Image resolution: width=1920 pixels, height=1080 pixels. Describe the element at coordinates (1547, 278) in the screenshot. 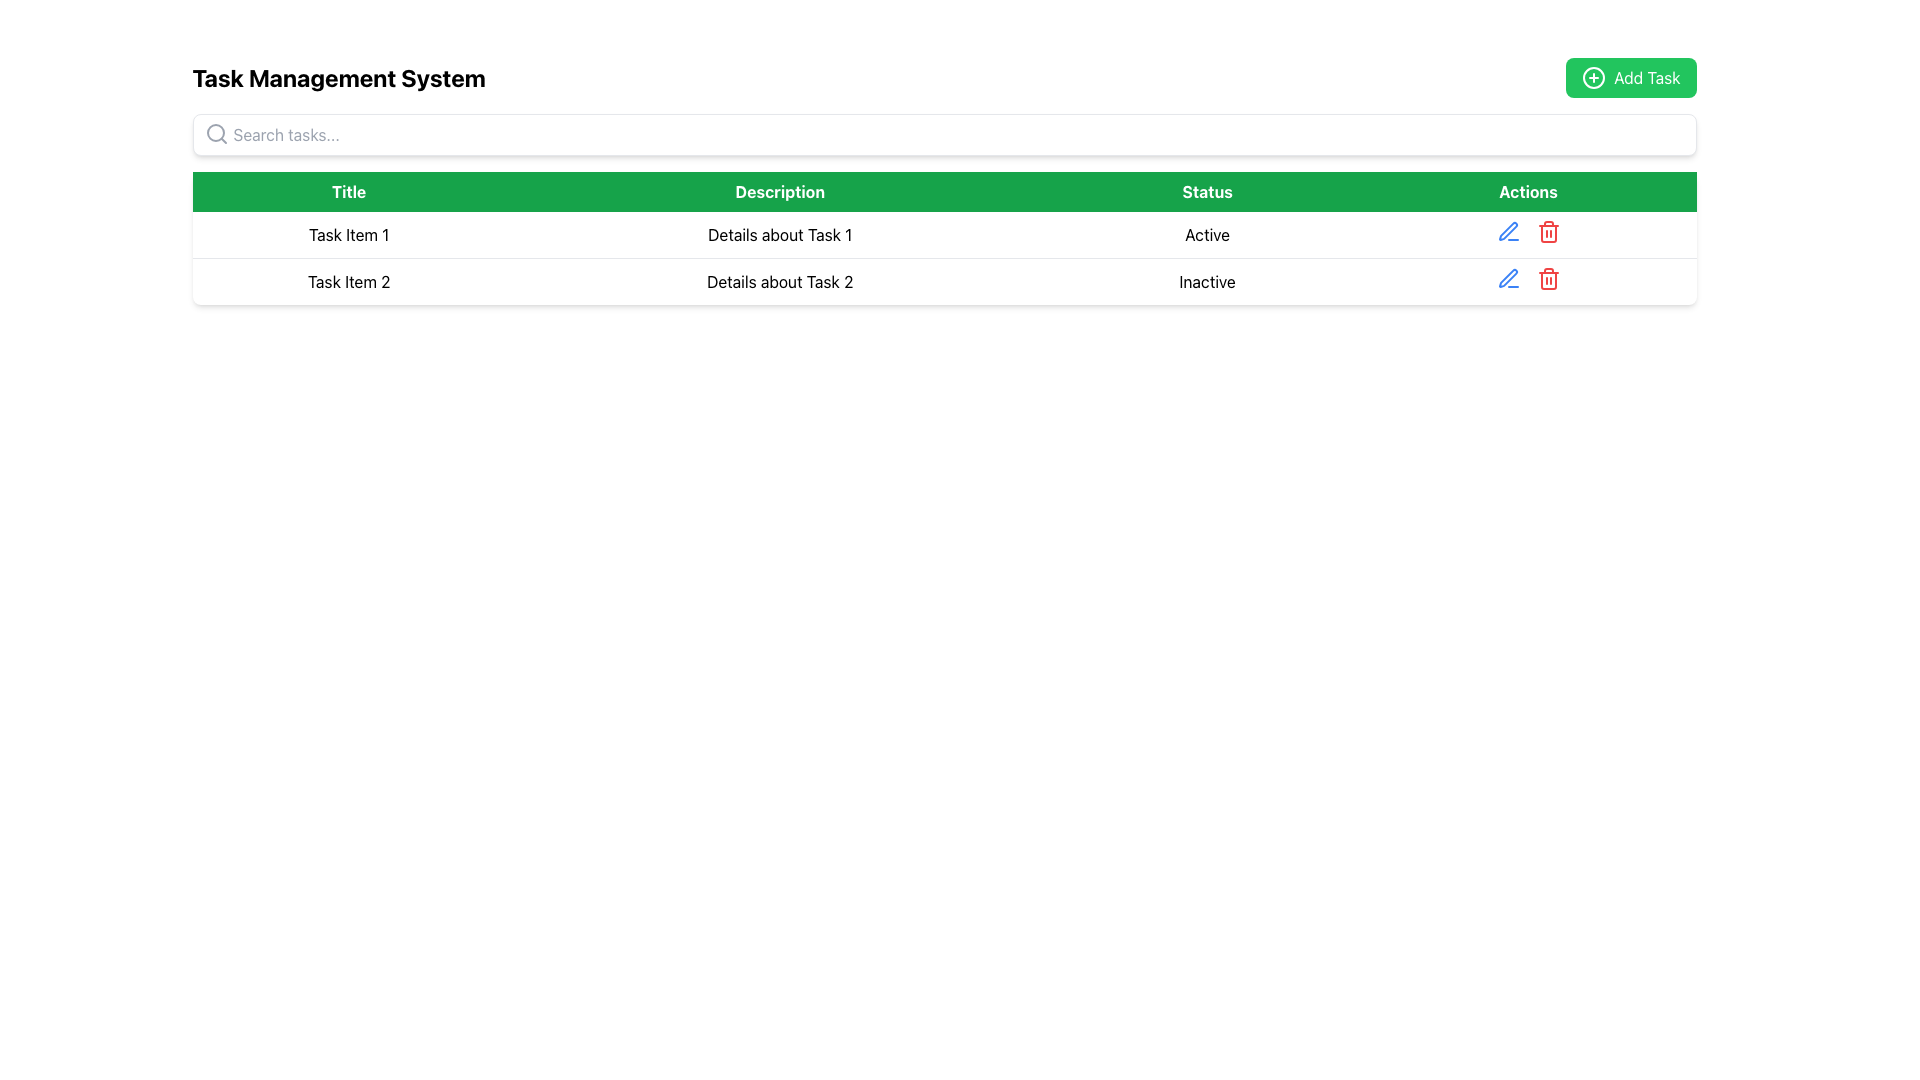

I see `the 'Delete' button with an icon located` at that location.